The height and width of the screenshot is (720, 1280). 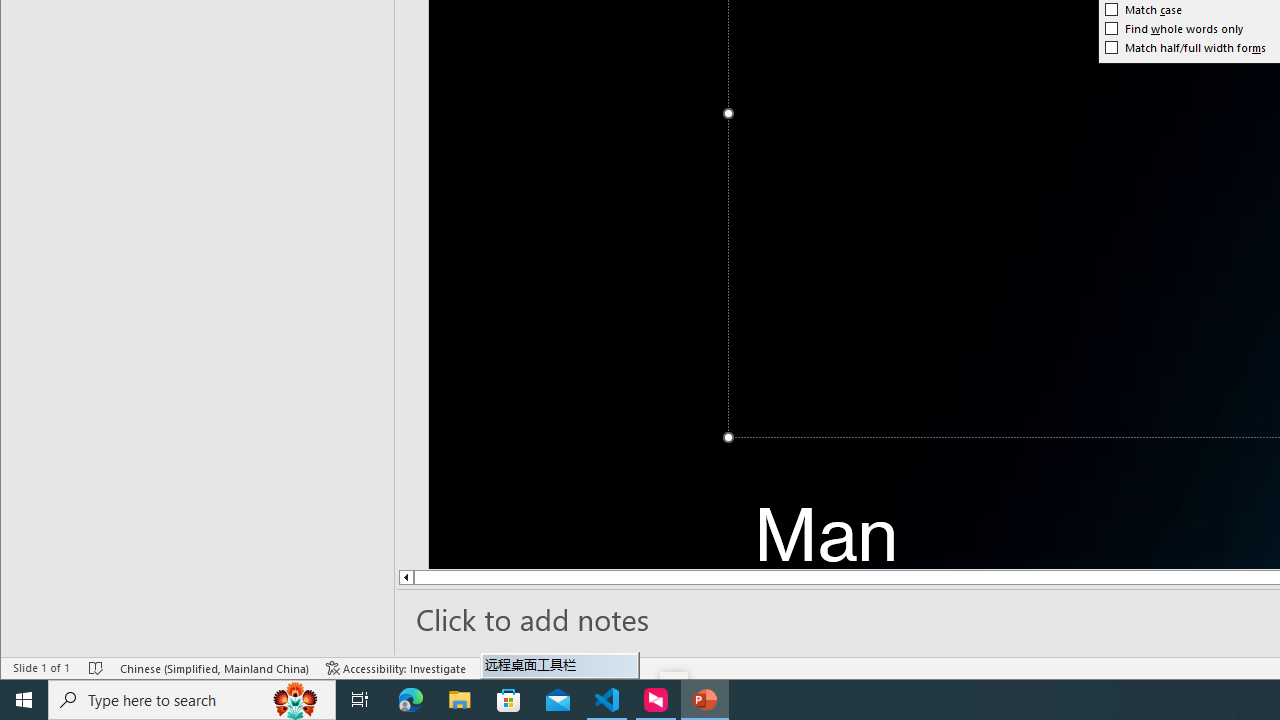 I want to click on 'Microsoft Edge', so click(x=410, y=698).